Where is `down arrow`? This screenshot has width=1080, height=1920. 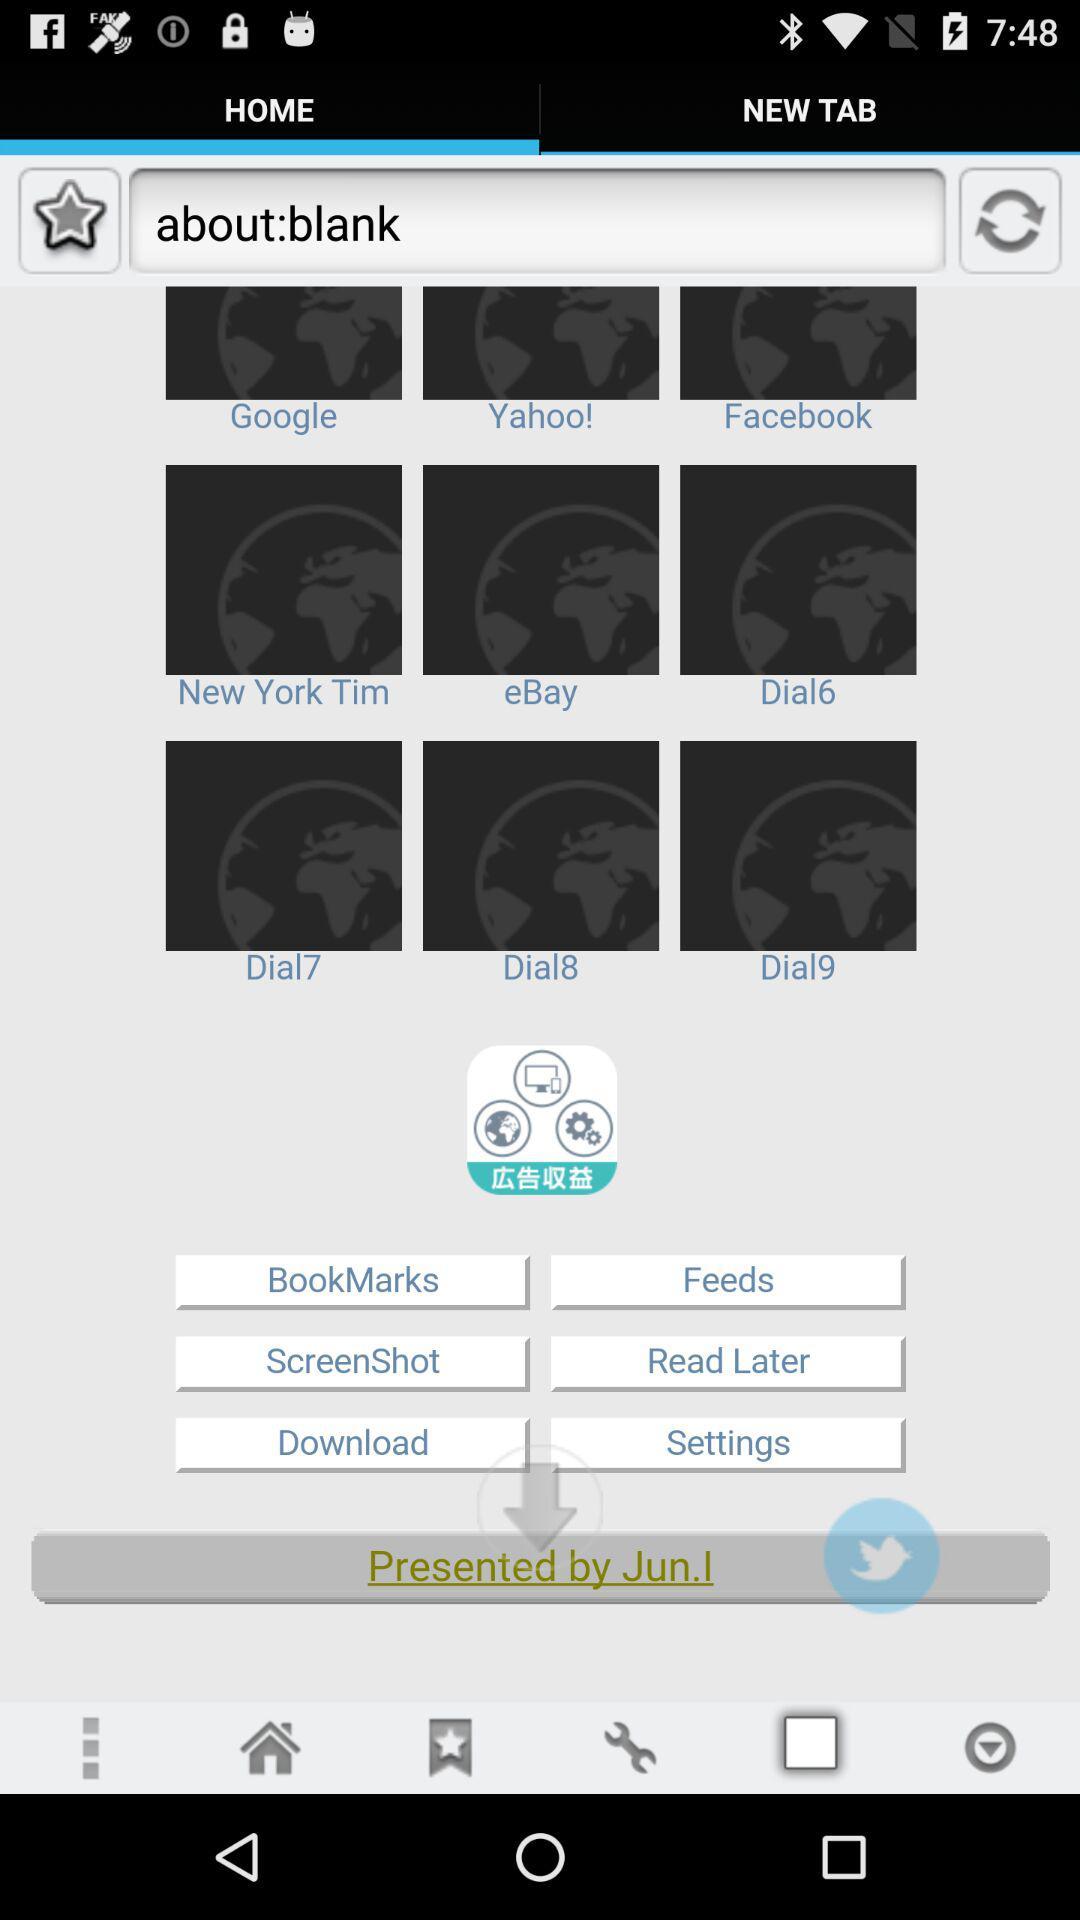
down arrow is located at coordinates (540, 1507).